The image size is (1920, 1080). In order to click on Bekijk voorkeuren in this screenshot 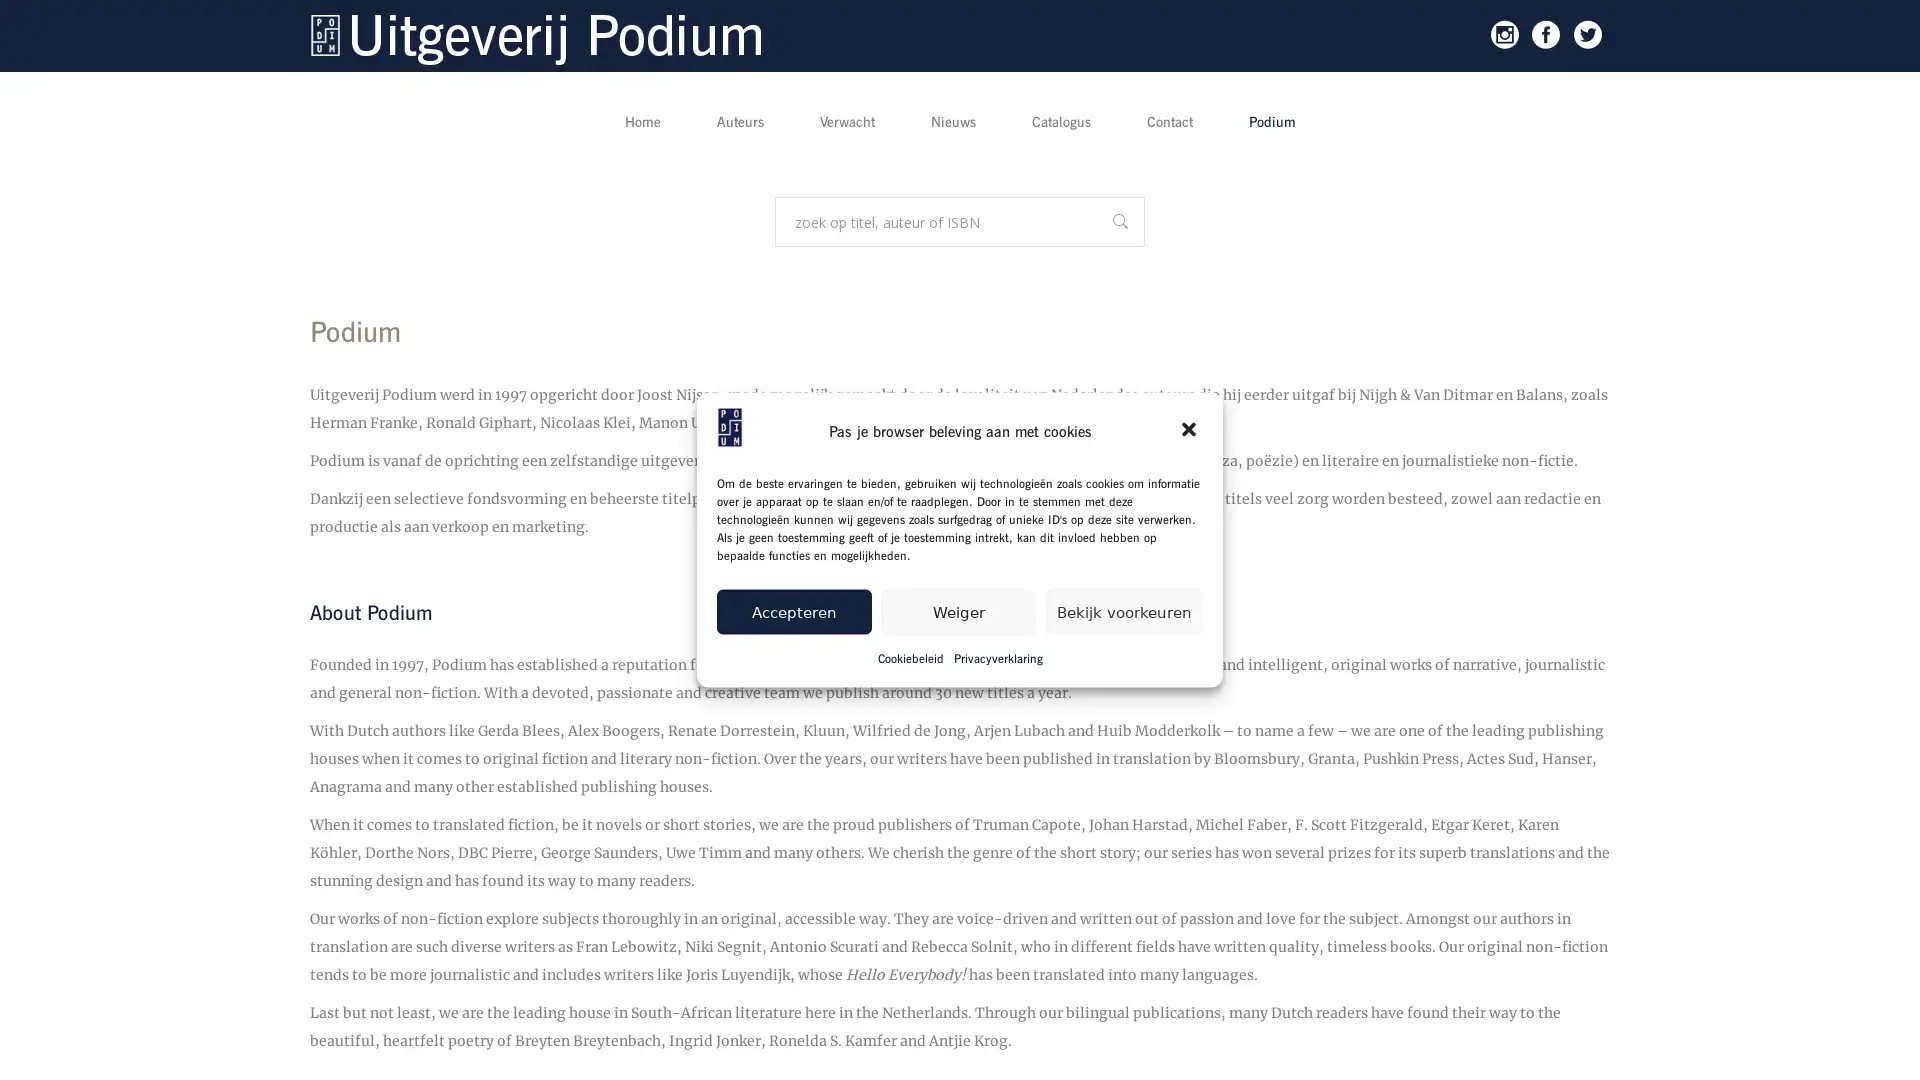, I will do `click(1124, 610)`.